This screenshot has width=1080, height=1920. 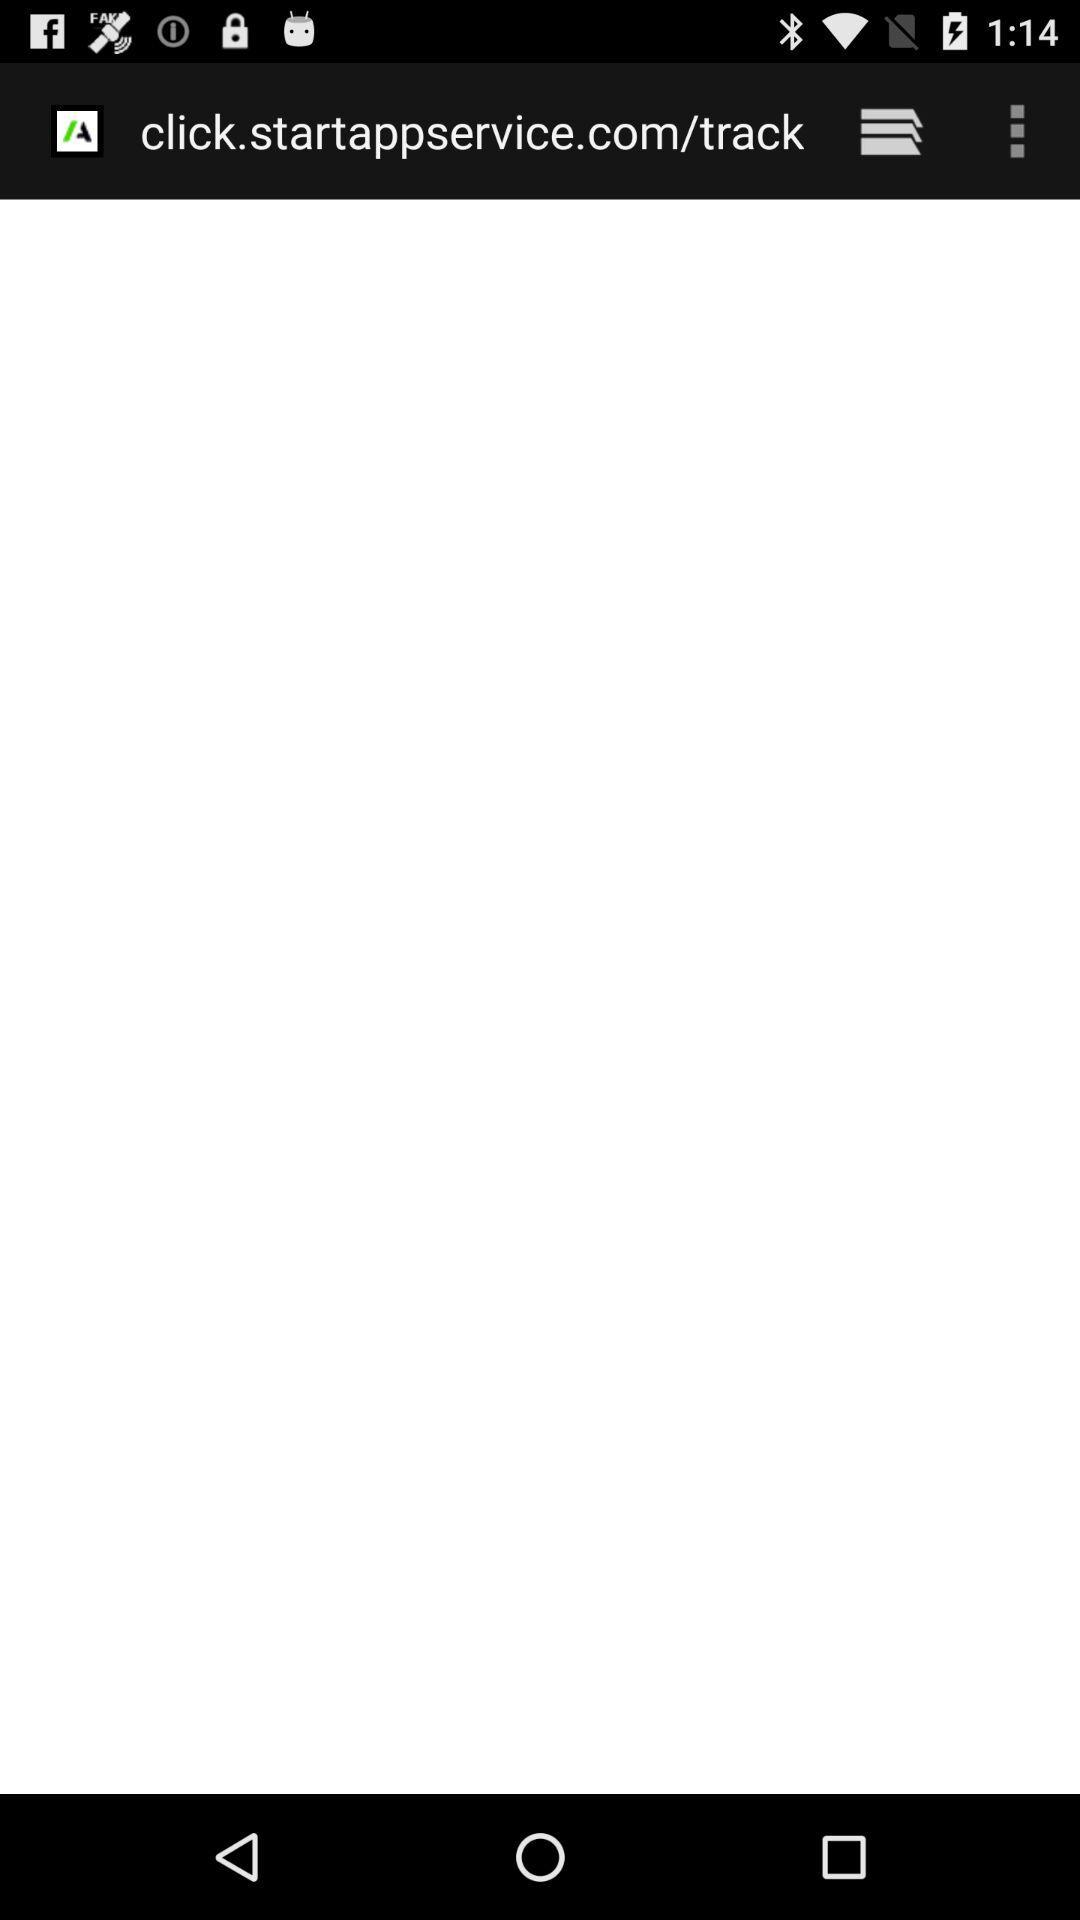 What do you see at coordinates (890, 130) in the screenshot?
I see `icon to the right of the click startappservice com item` at bounding box center [890, 130].